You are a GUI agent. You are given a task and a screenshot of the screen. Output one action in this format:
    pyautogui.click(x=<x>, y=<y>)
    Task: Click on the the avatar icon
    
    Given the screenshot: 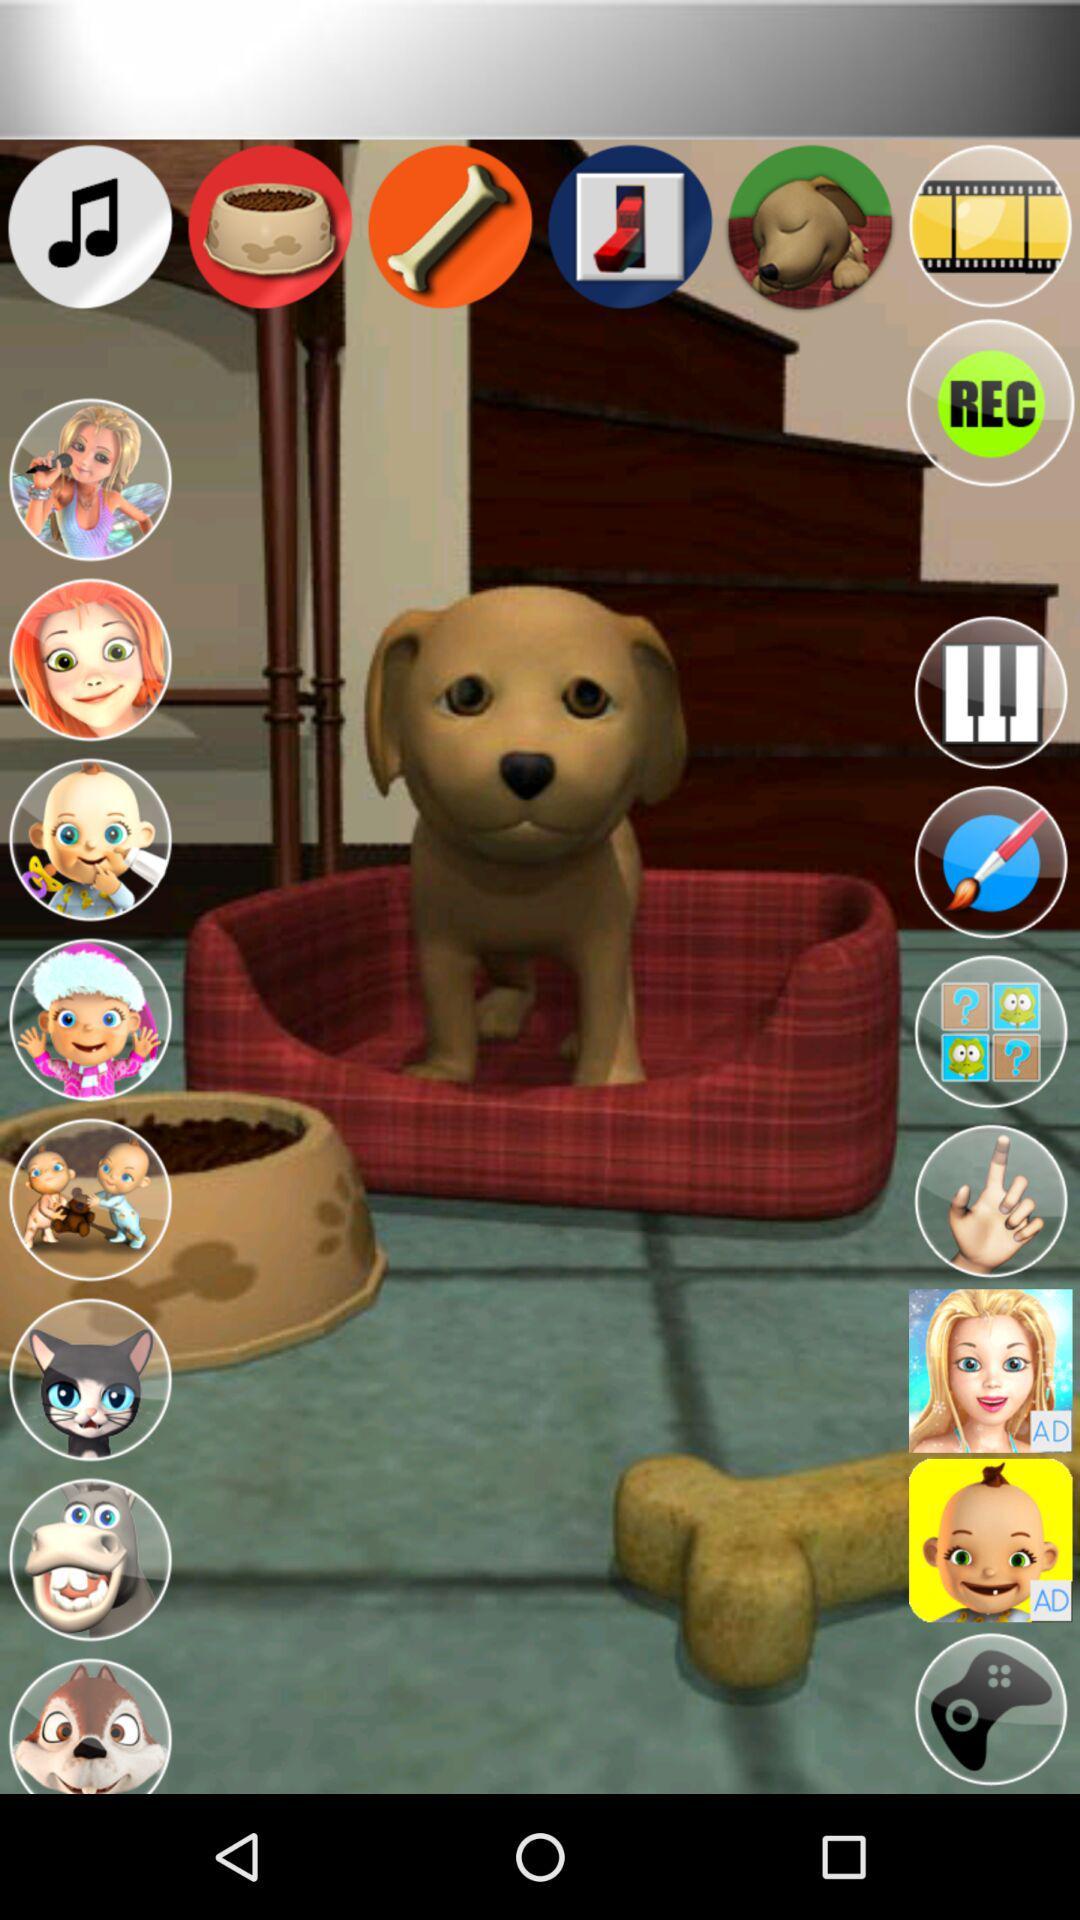 What is the action you would take?
    pyautogui.click(x=88, y=1284)
    